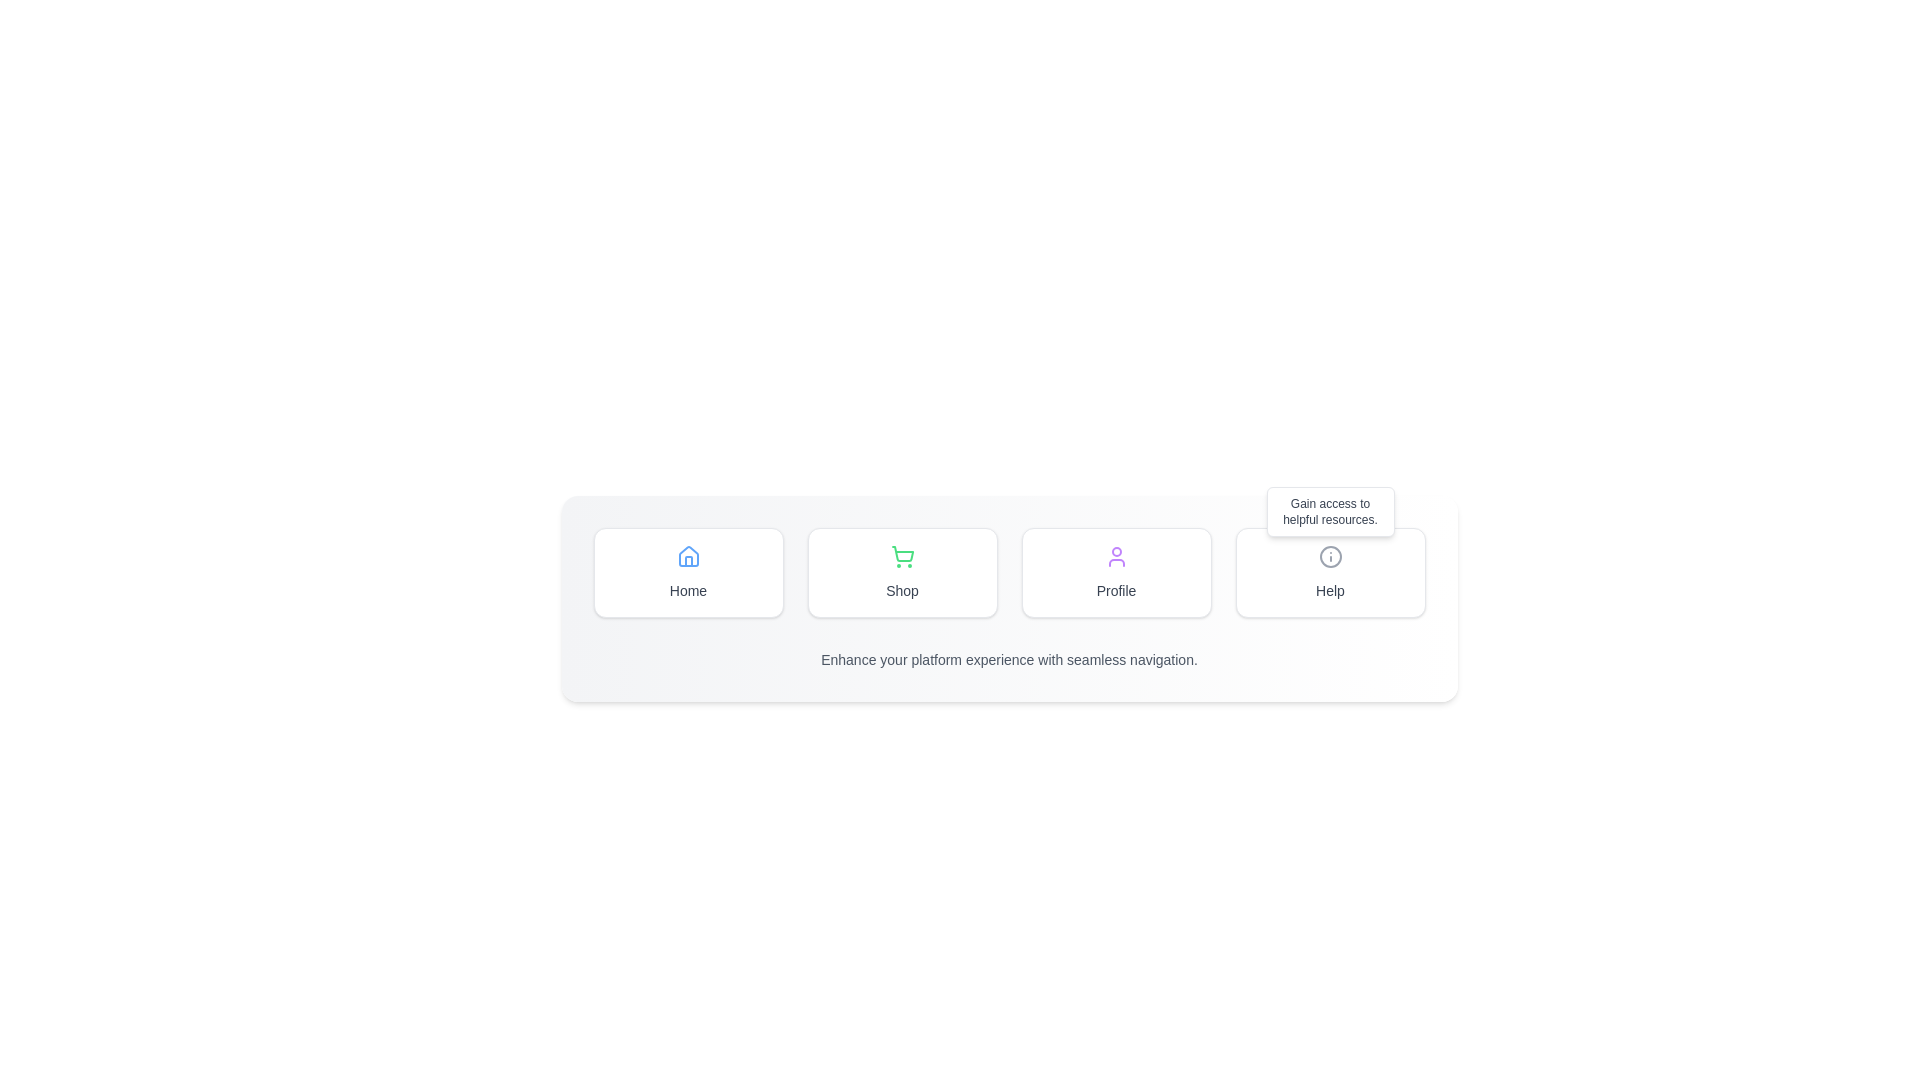 Image resolution: width=1920 pixels, height=1080 pixels. I want to click on the shopping cart icon located in the 'Shop' section, positioned between 'Home' and 'Profile', and above the 'Shop' label text, so click(901, 556).